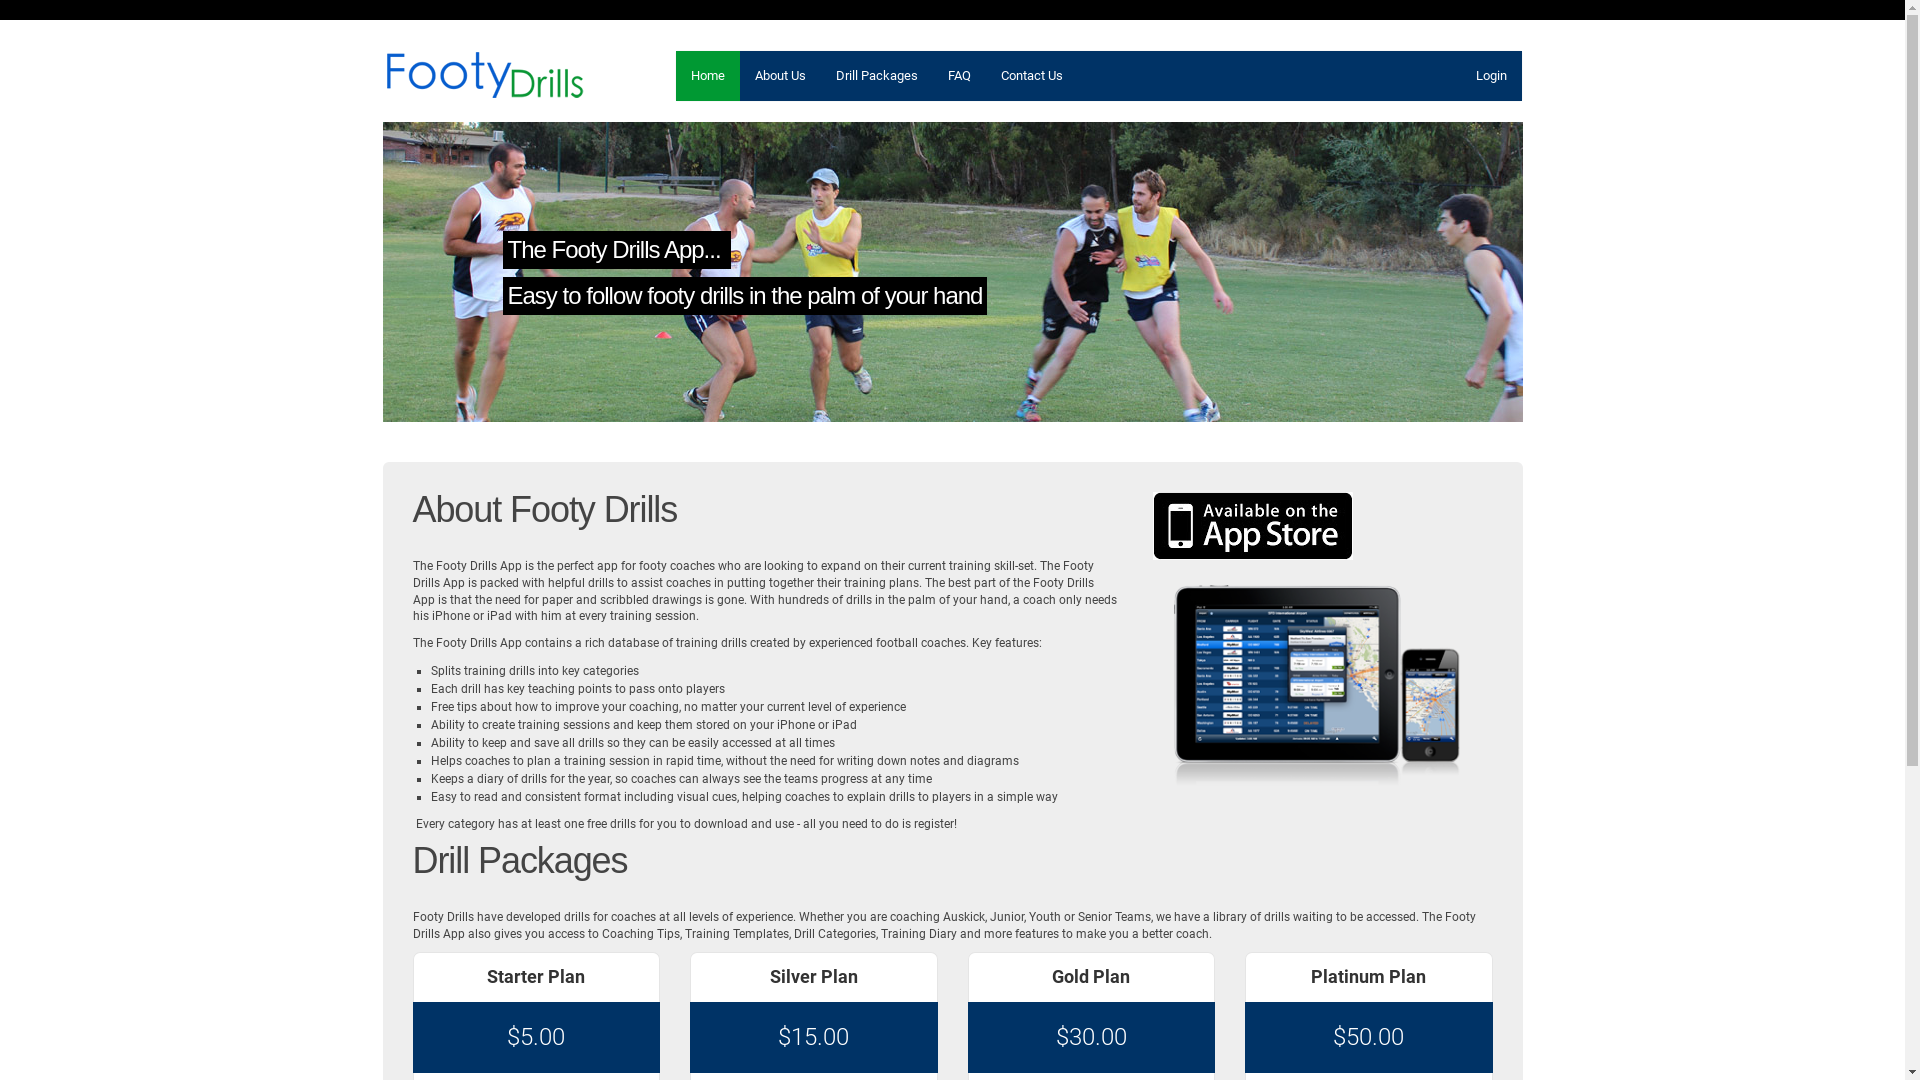 Image resolution: width=1920 pixels, height=1080 pixels. I want to click on 'Footy Drills', so click(483, 72).